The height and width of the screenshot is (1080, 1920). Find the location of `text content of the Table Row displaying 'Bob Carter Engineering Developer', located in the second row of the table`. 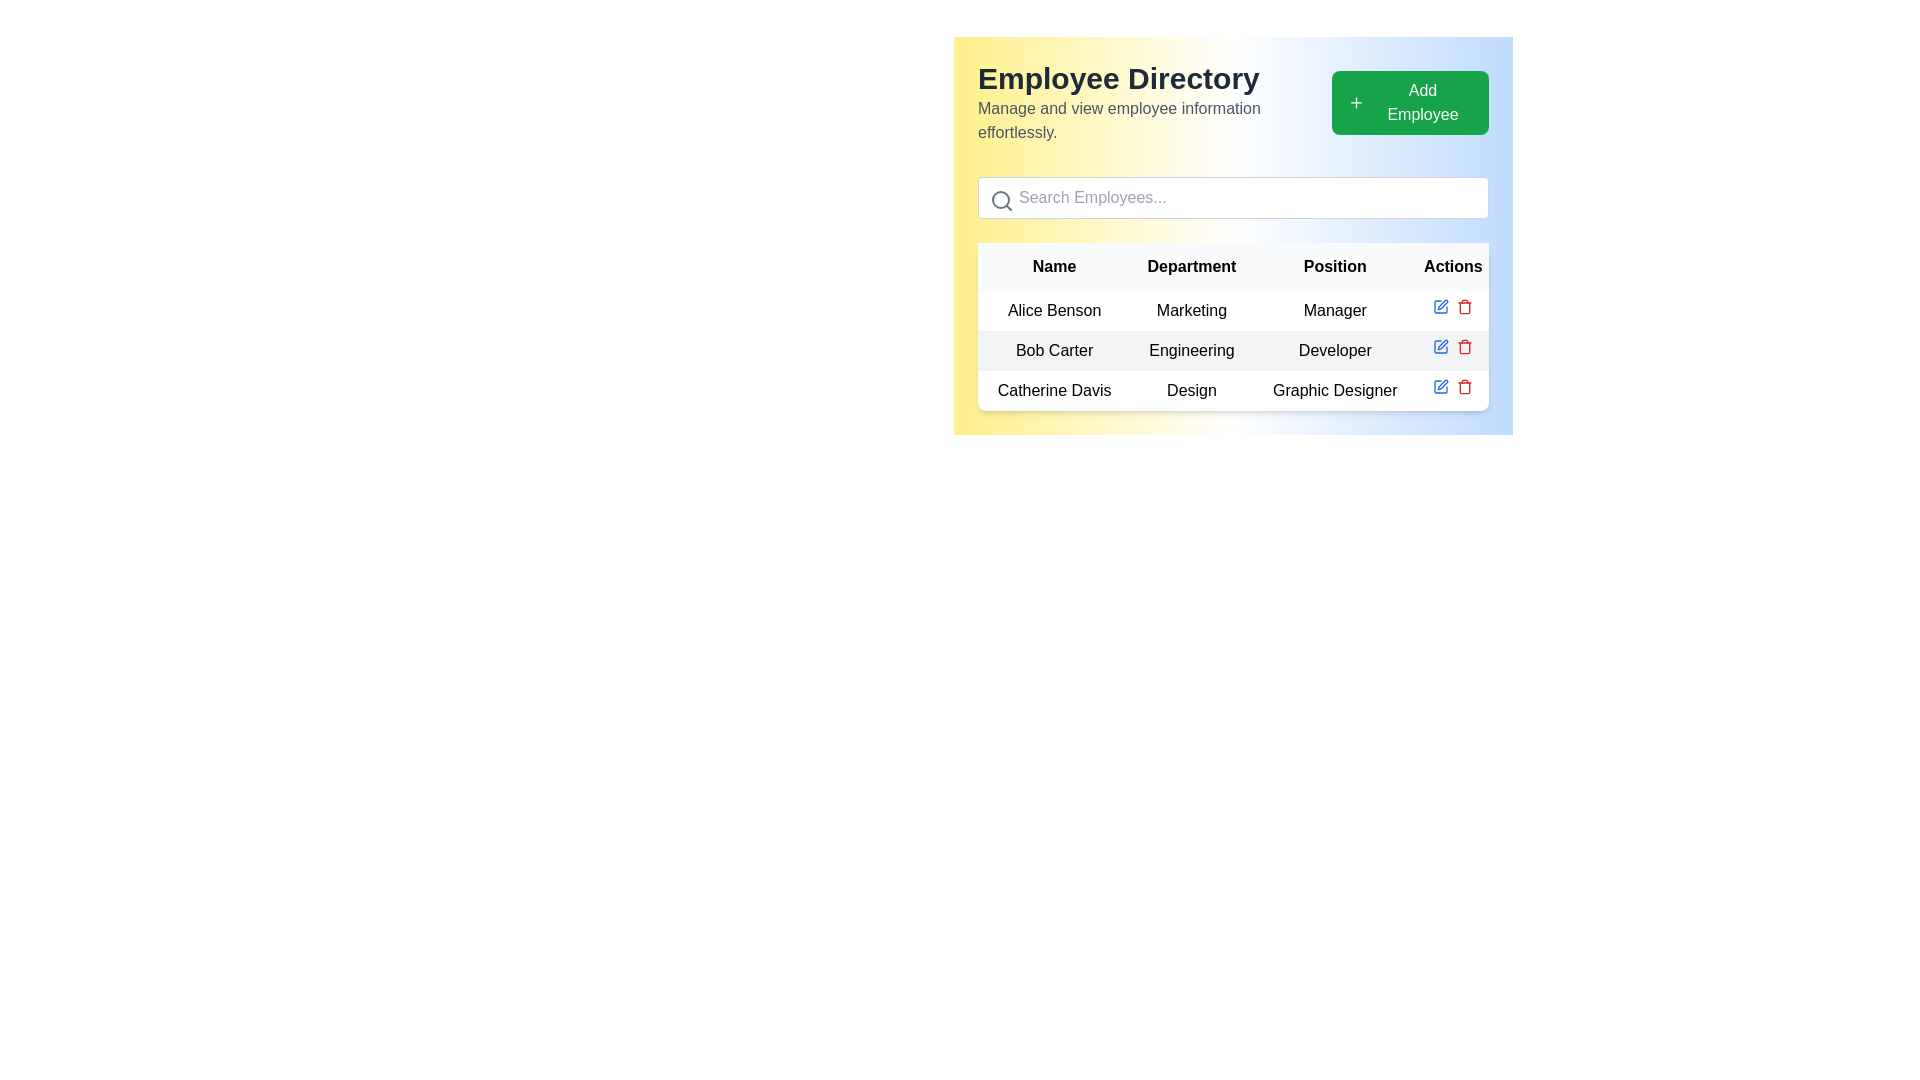

text content of the Table Row displaying 'Bob Carter Engineering Developer', located in the second row of the table is located at coordinates (1232, 350).